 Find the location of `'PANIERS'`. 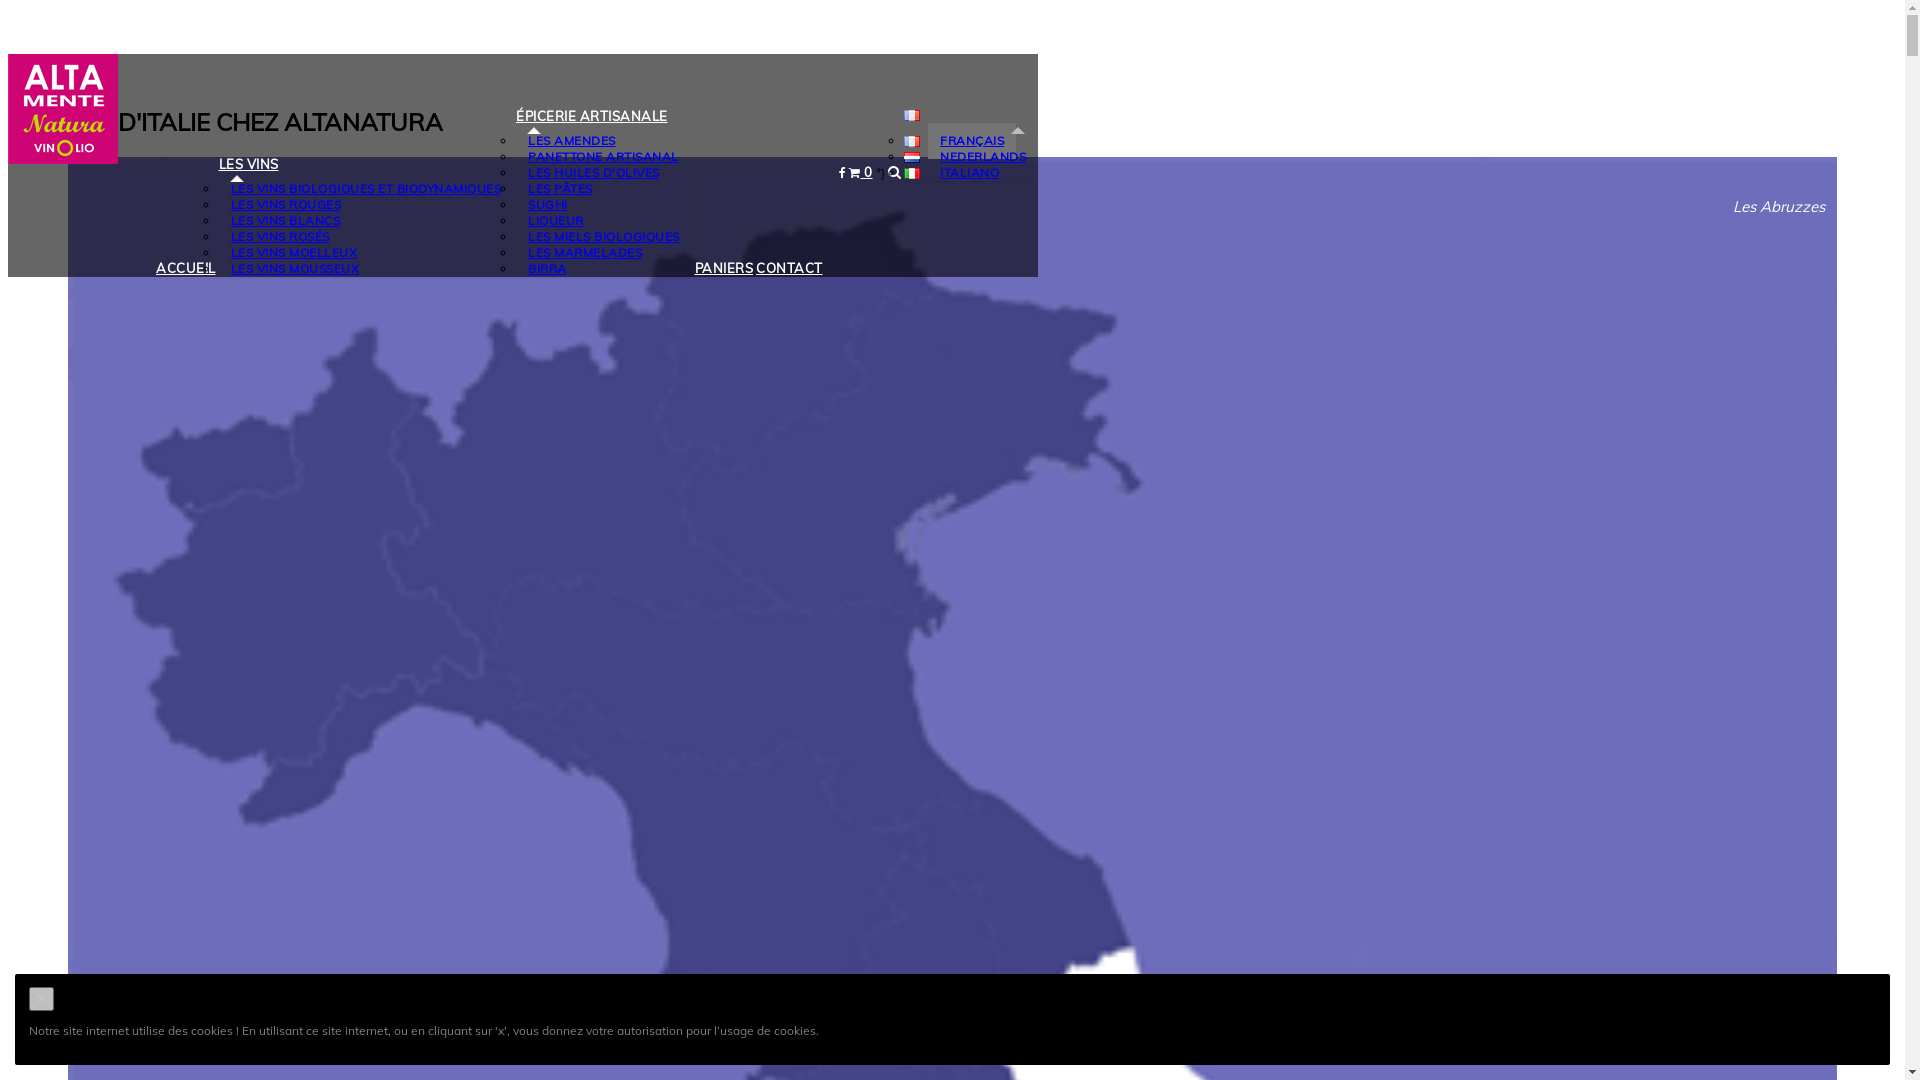

'PANIERS' is located at coordinates (722, 266).